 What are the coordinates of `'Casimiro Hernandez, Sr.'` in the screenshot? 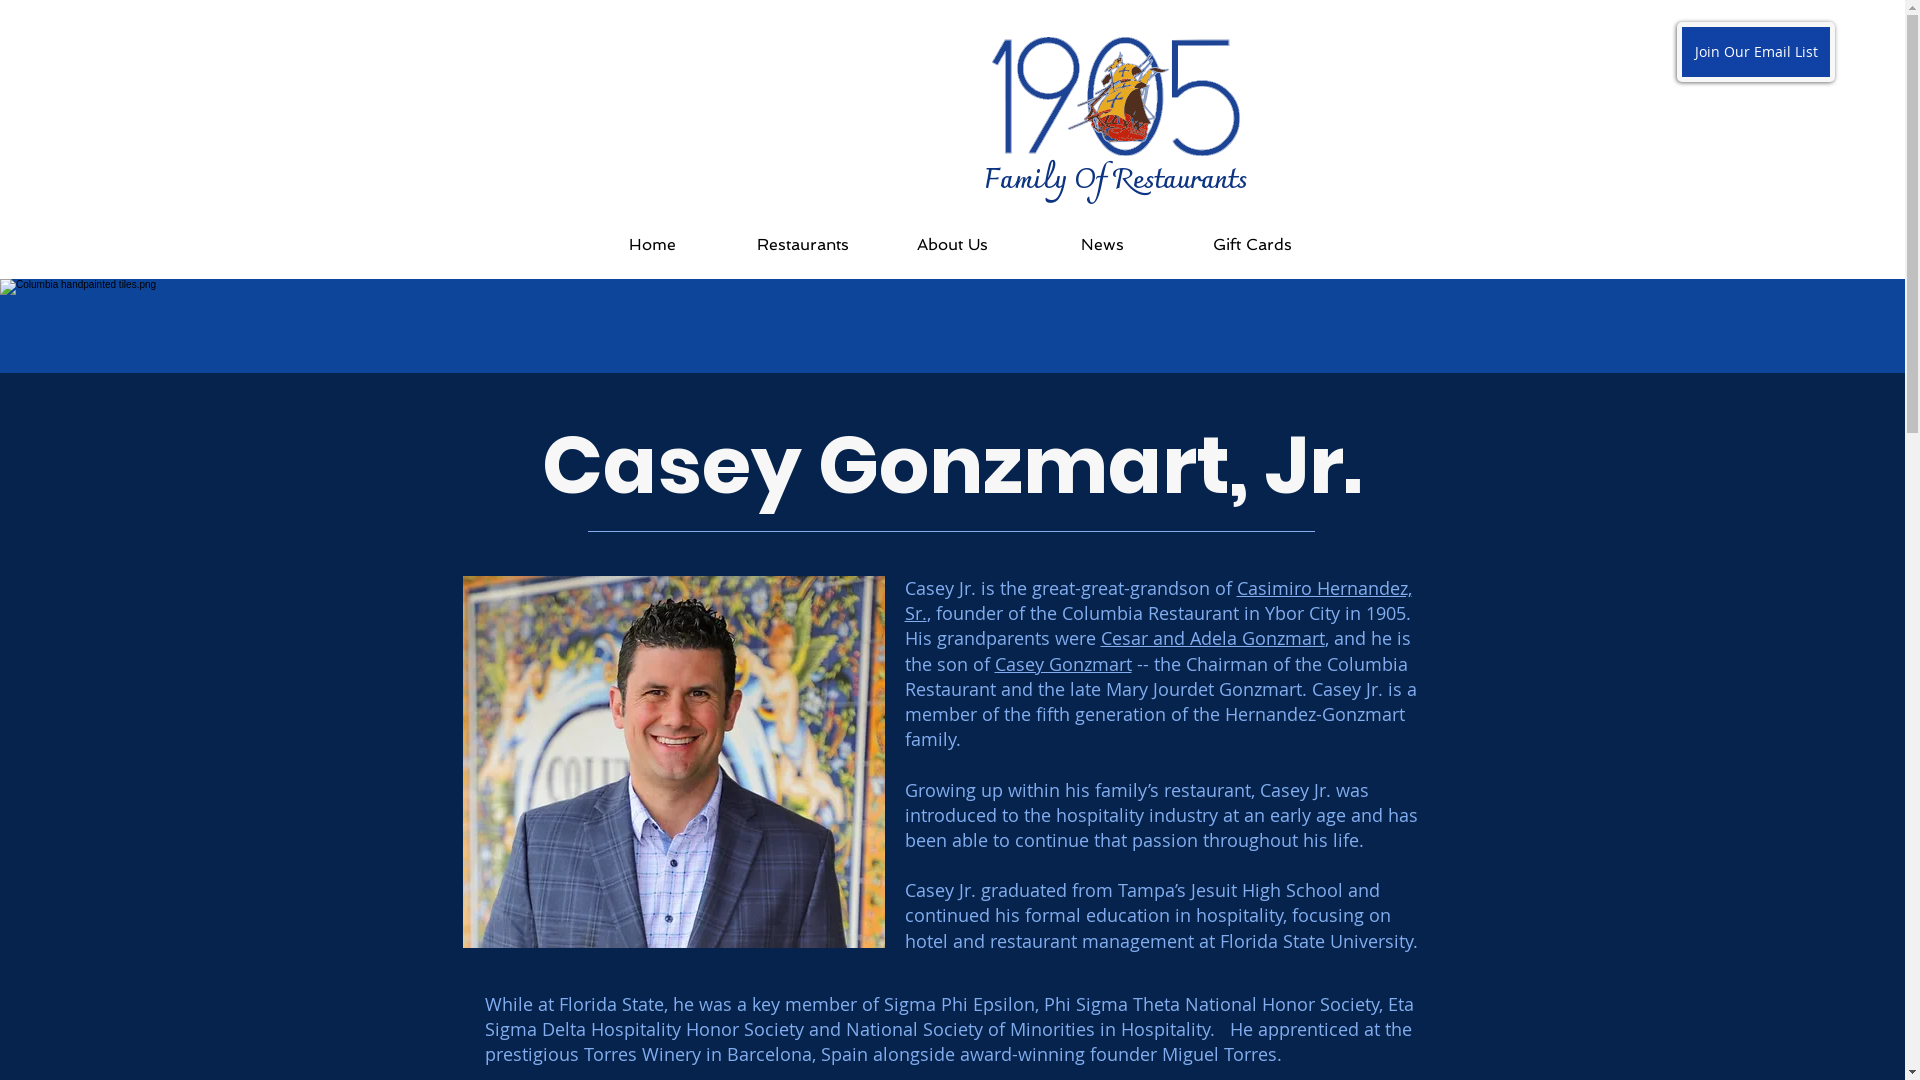 It's located at (1157, 599).